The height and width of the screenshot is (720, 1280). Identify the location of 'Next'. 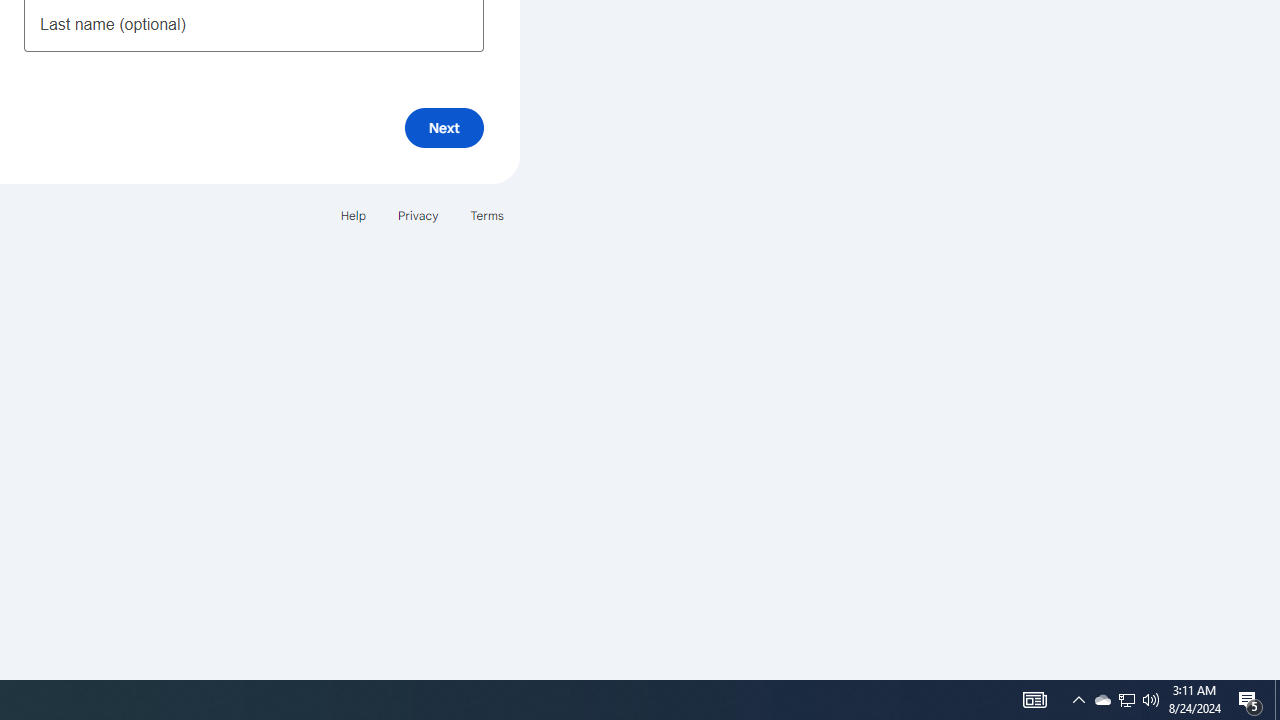
(443, 127).